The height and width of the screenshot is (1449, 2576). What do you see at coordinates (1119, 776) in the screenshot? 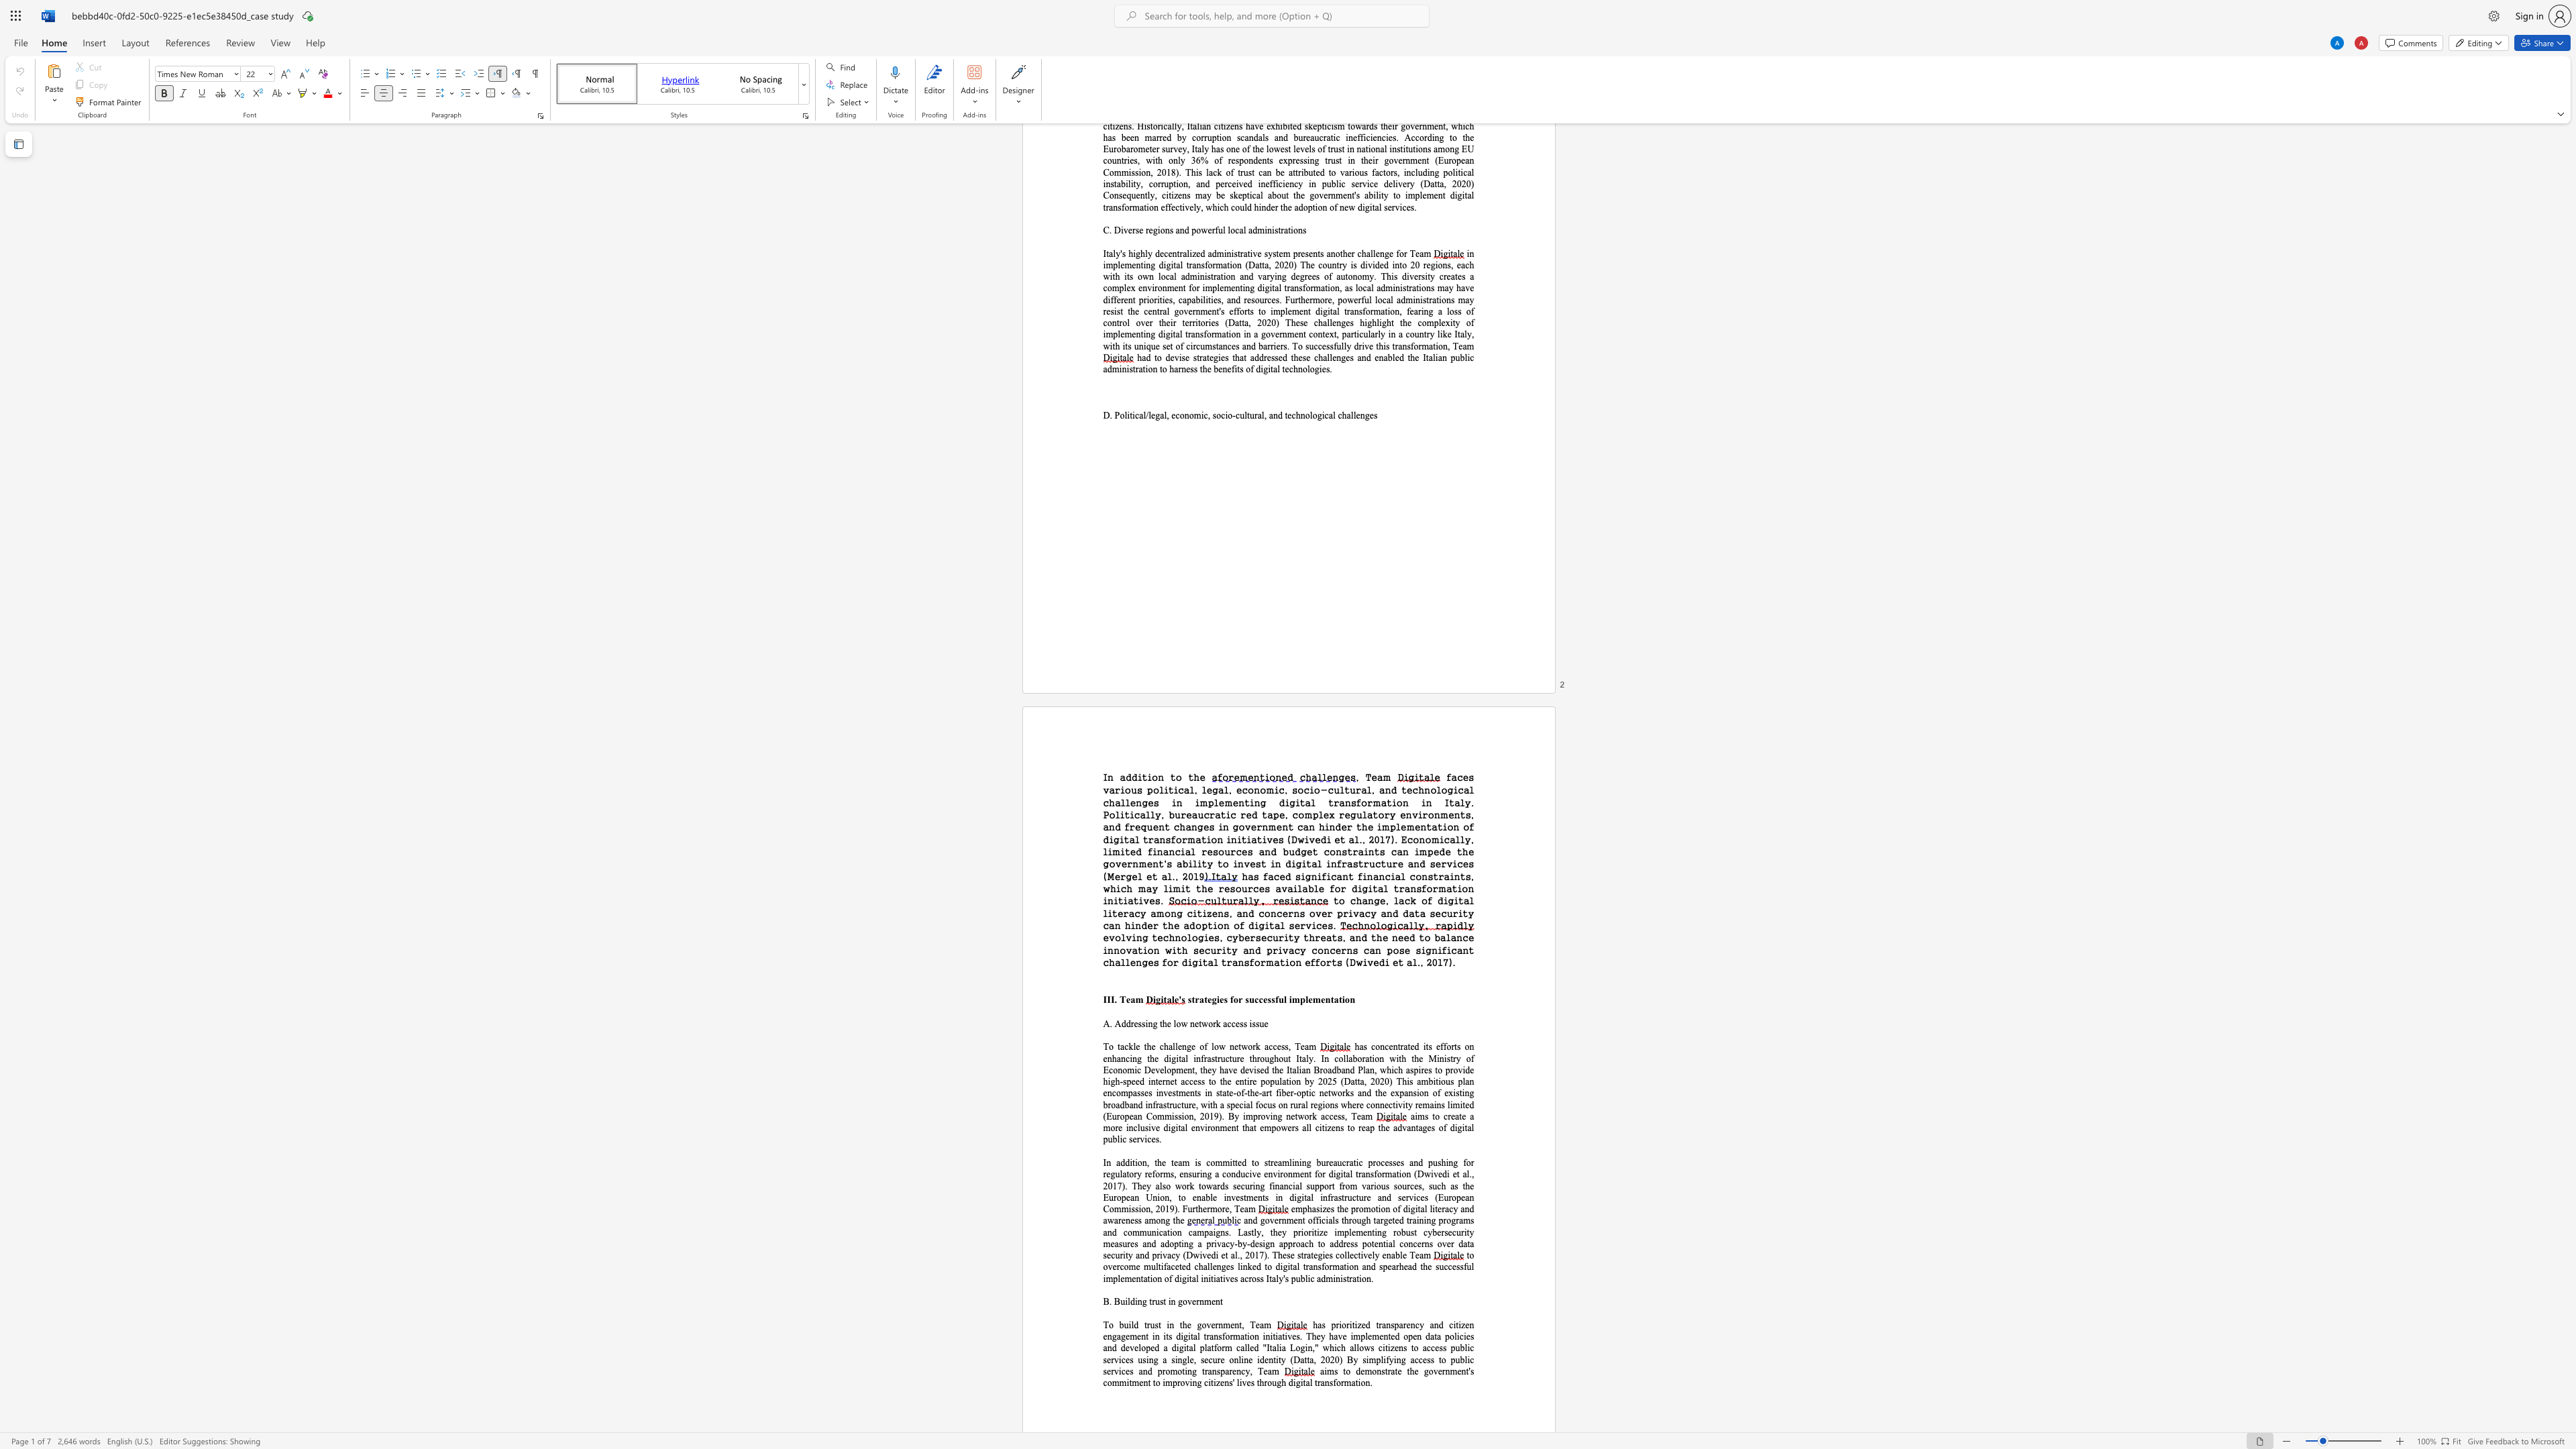
I see `the subset text "addition" within the text "In addition to the"` at bounding box center [1119, 776].